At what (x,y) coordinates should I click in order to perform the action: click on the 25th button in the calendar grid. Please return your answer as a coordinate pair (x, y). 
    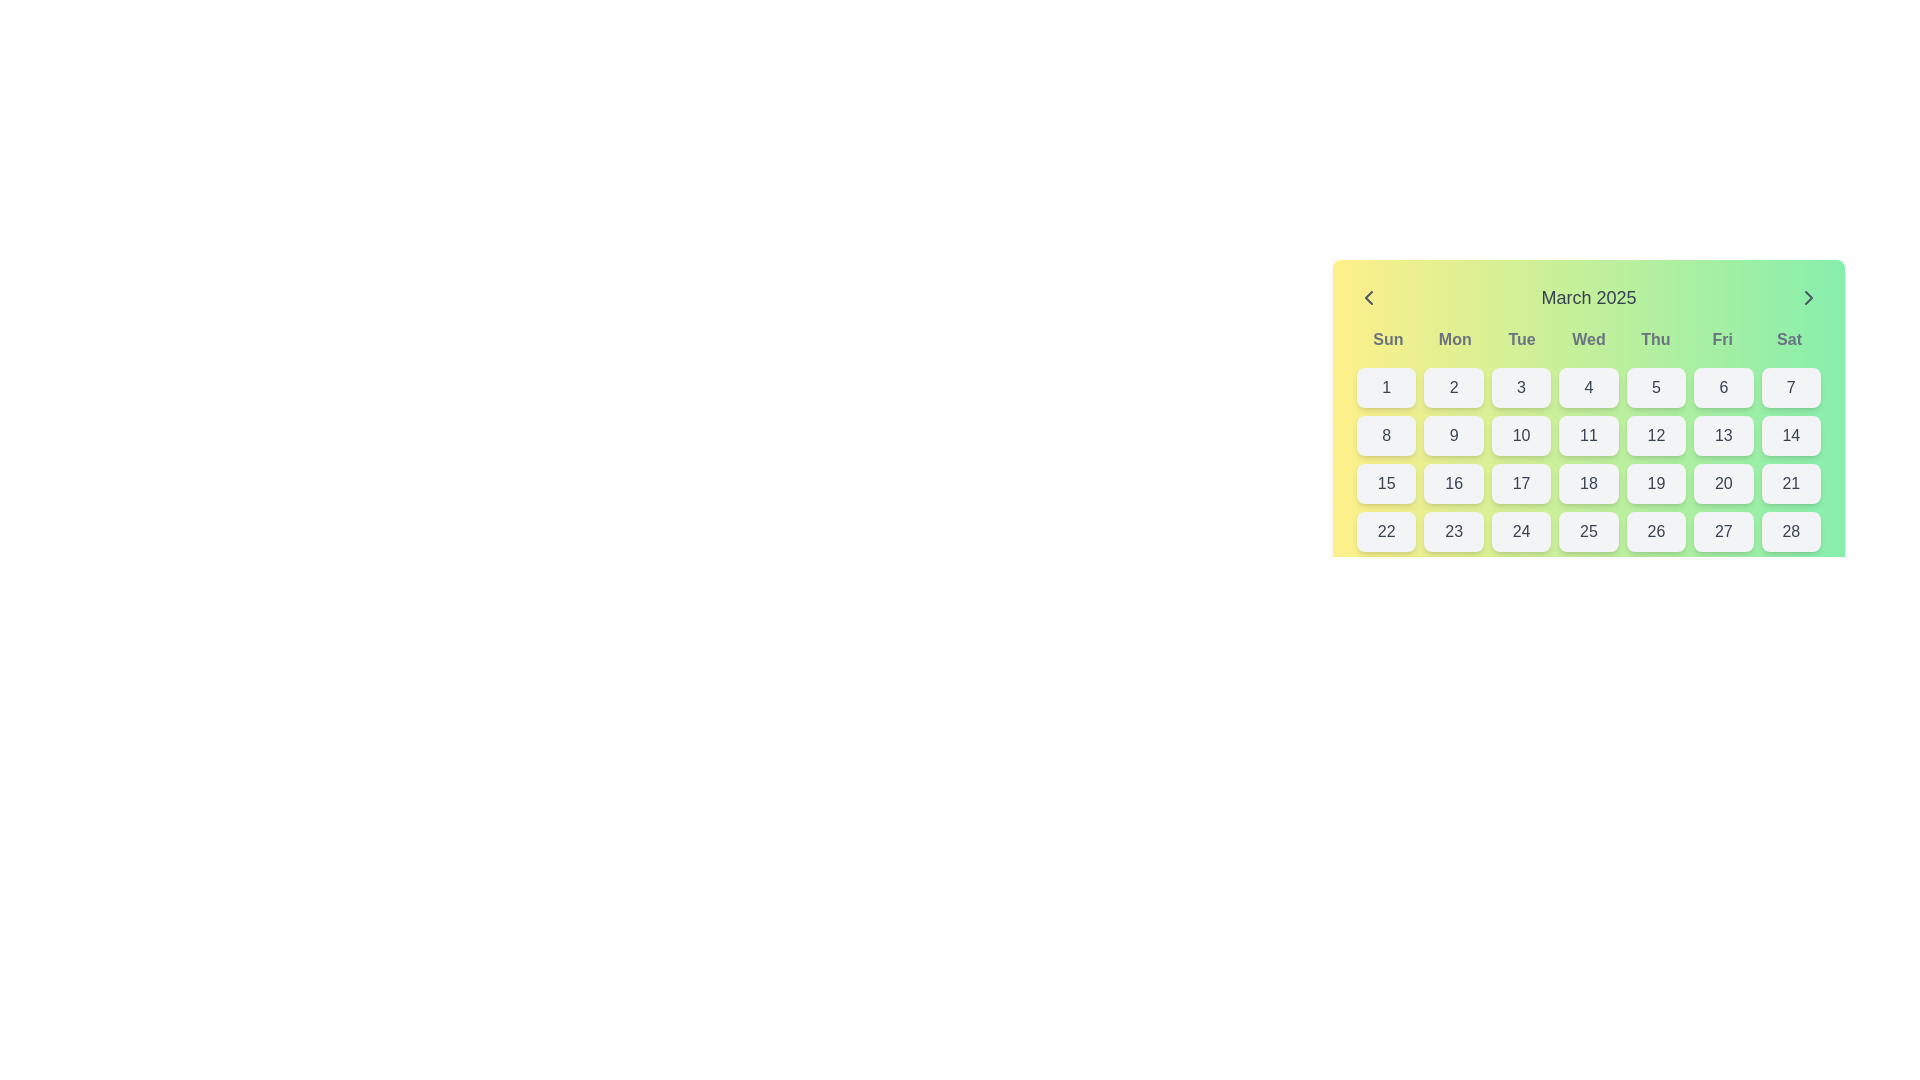
    Looking at the image, I should click on (1587, 531).